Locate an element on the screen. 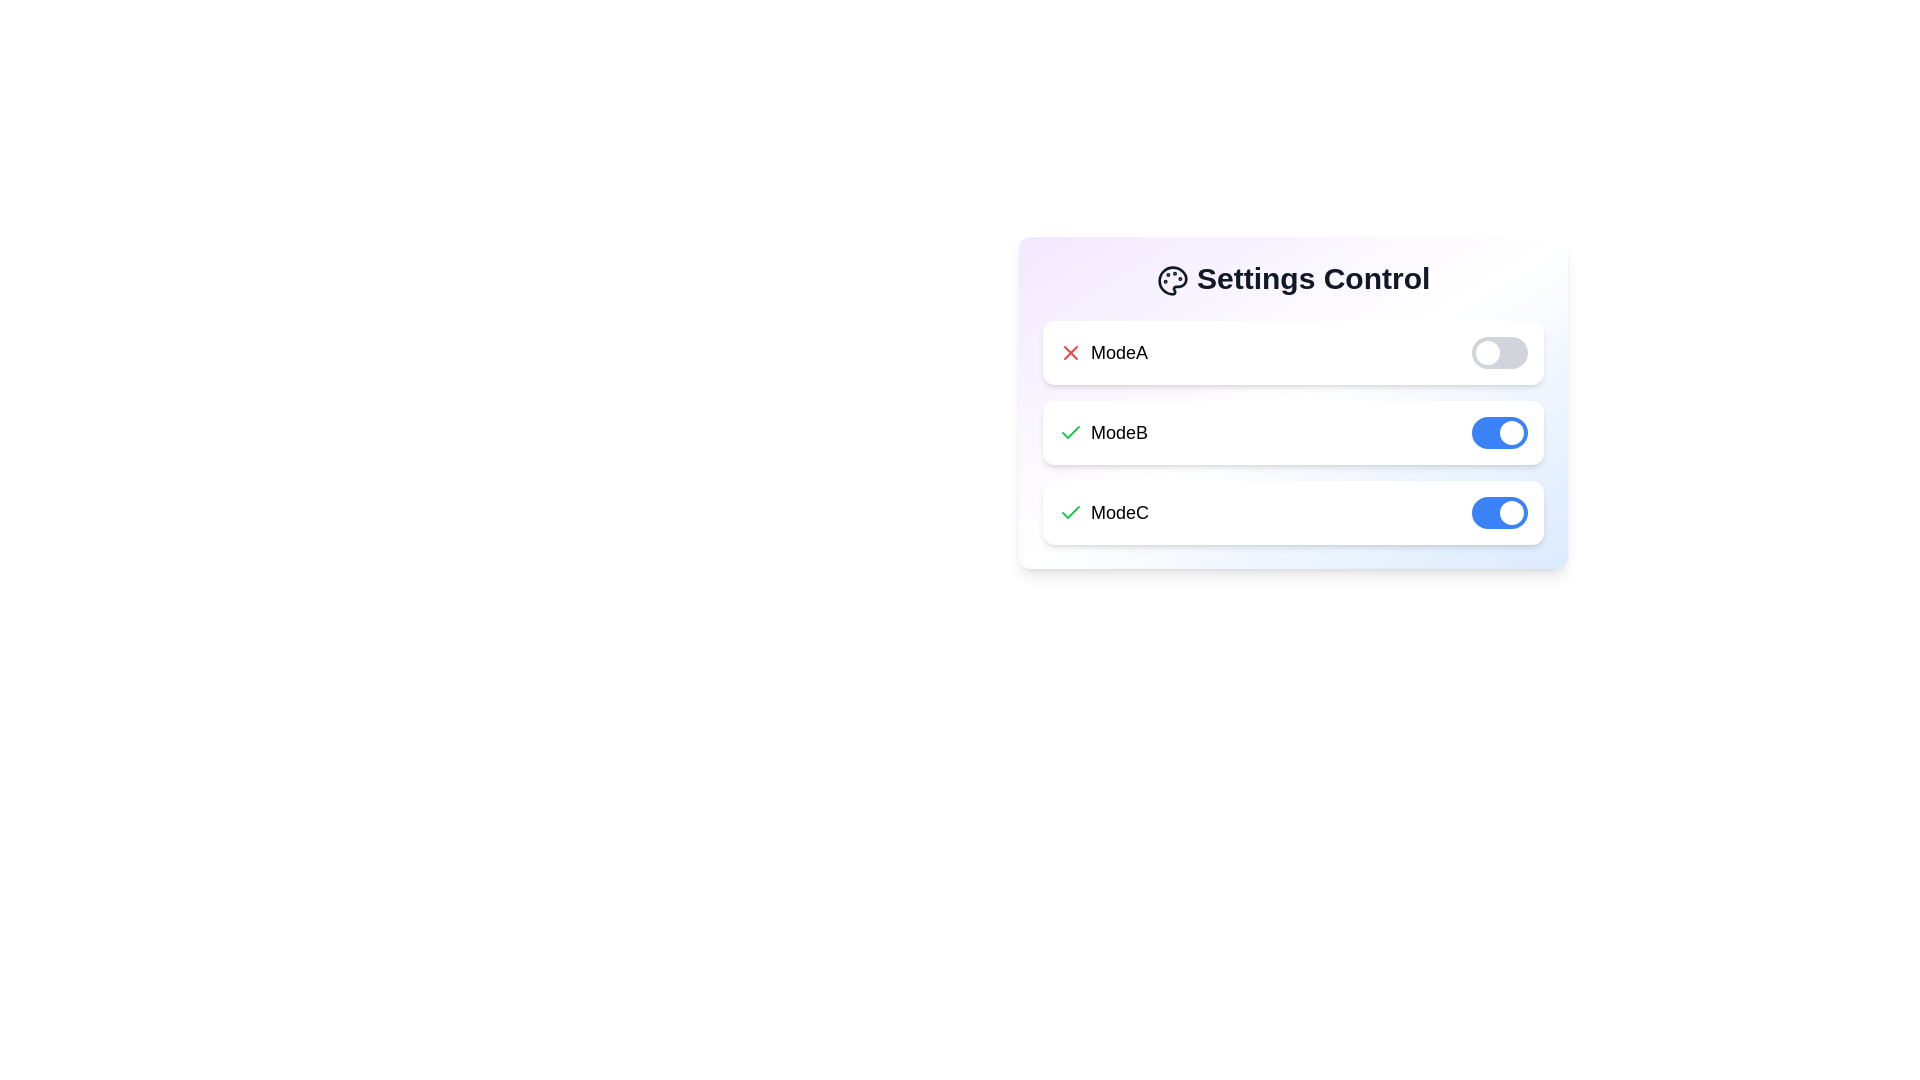 The height and width of the screenshot is (1080, 1920). the small red 'X' icon located to the left of the 'ModeA' text in the settings interface is located at coordinates (1069, 352).